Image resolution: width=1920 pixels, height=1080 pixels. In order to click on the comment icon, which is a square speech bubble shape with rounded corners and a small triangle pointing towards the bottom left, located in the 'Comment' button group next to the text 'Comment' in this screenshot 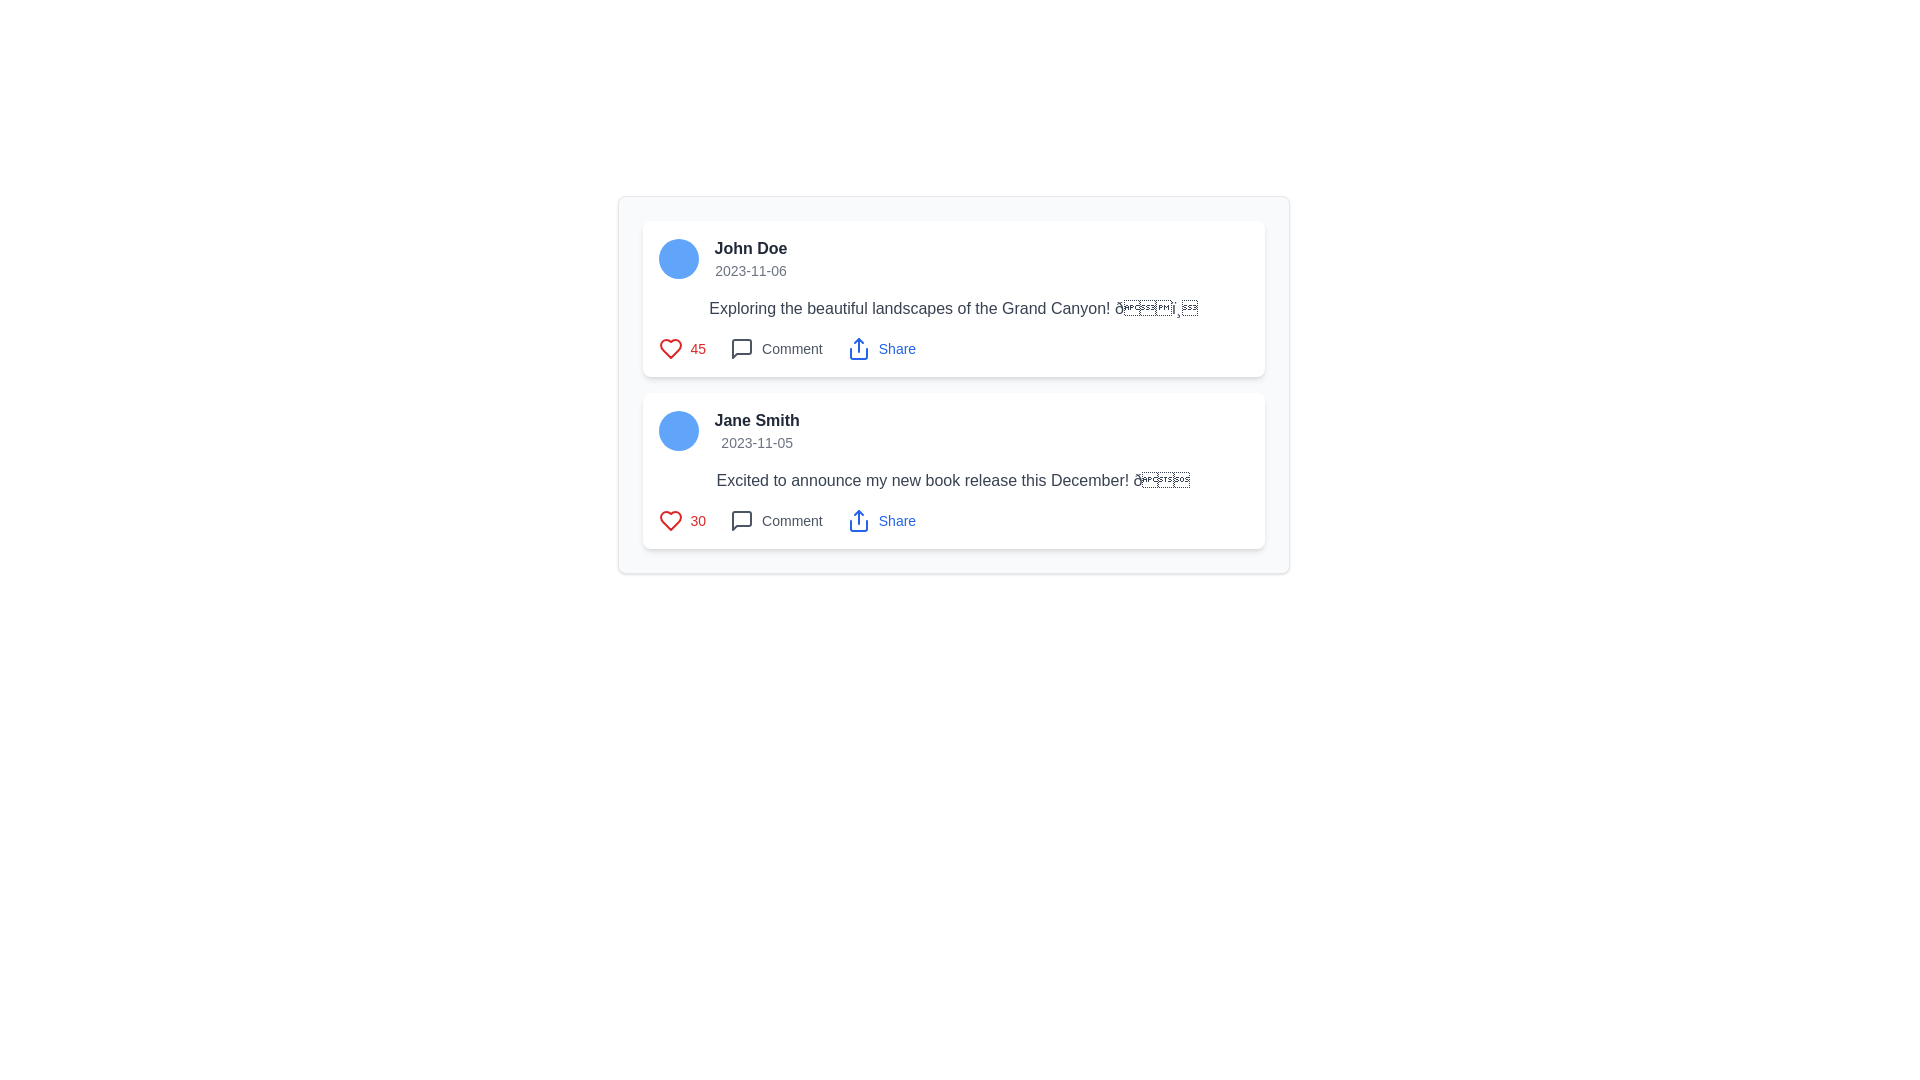, I will do `click(741, 347)`.